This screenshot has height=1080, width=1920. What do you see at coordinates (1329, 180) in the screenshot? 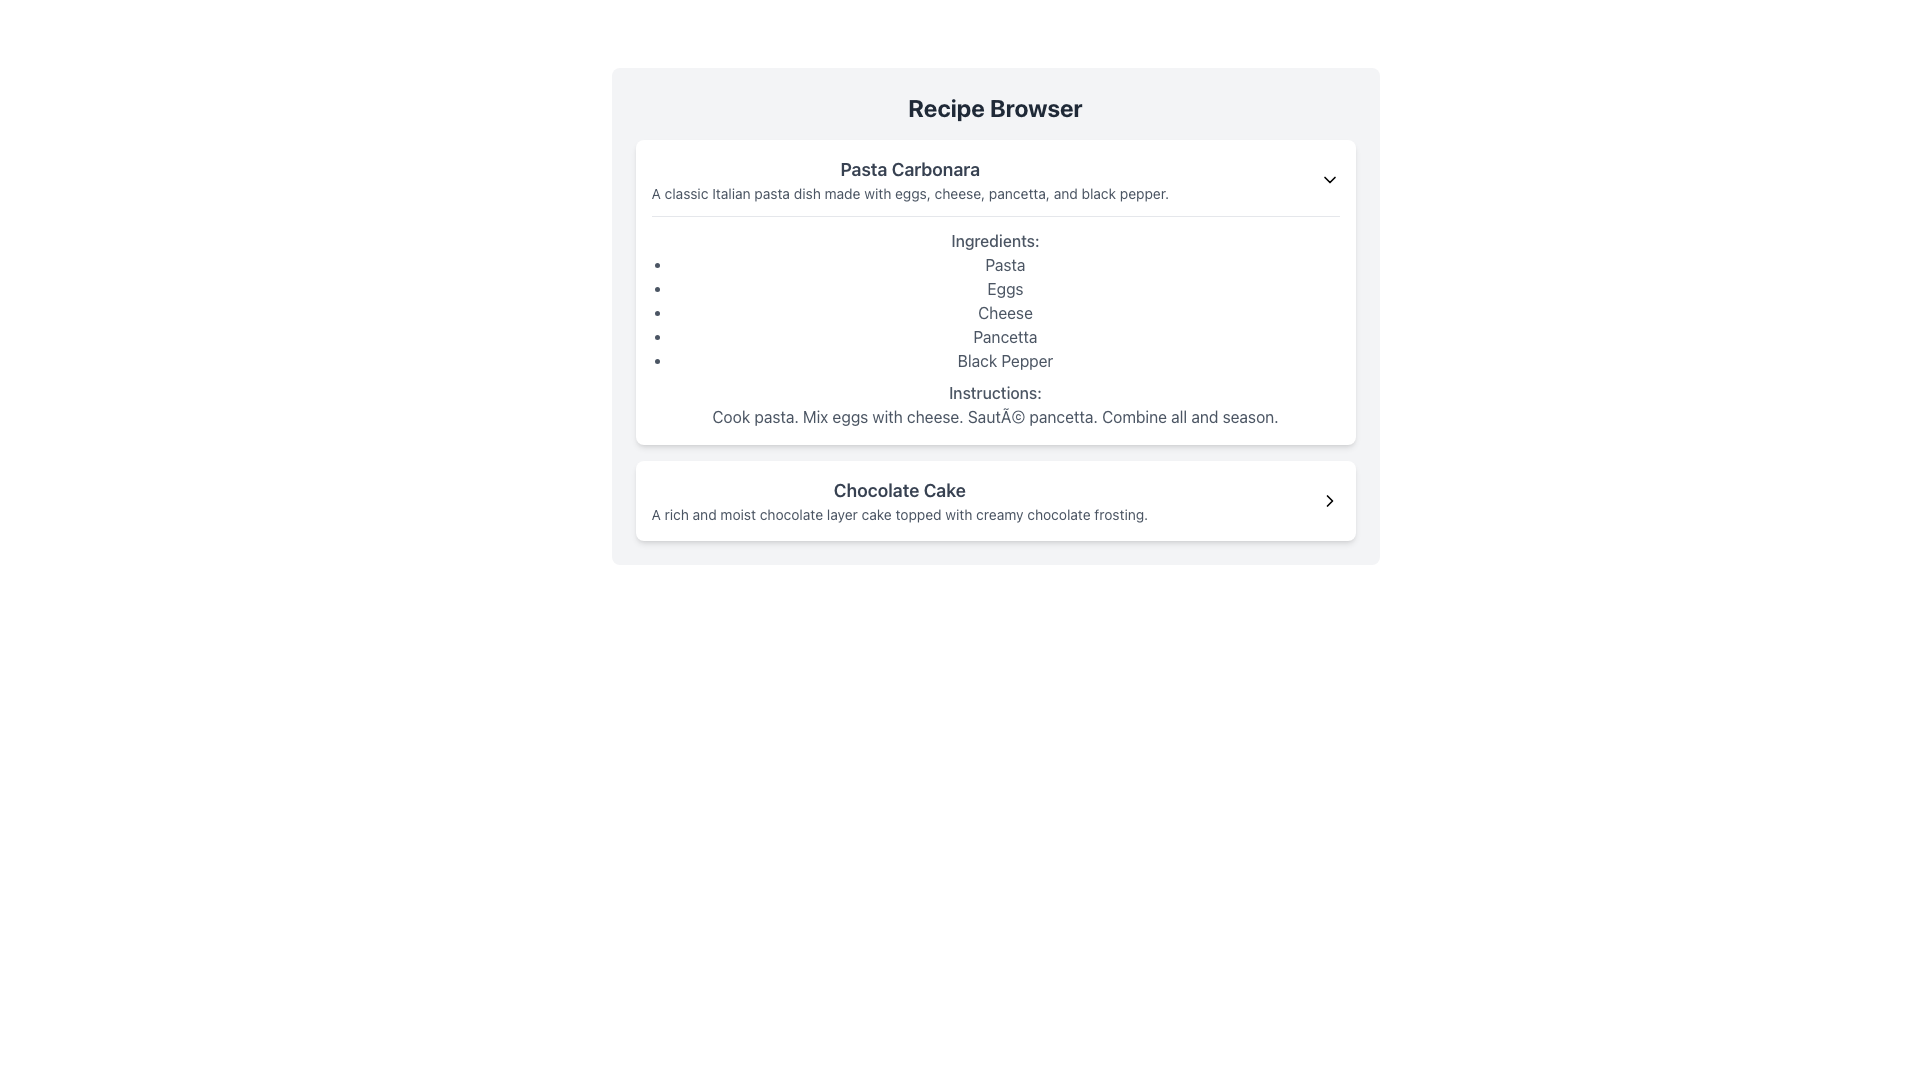
I see `the chevron icon at the far right end of the header section of the 'Pasta Carbonara' recipe block` at bounding box center [1329, 180].